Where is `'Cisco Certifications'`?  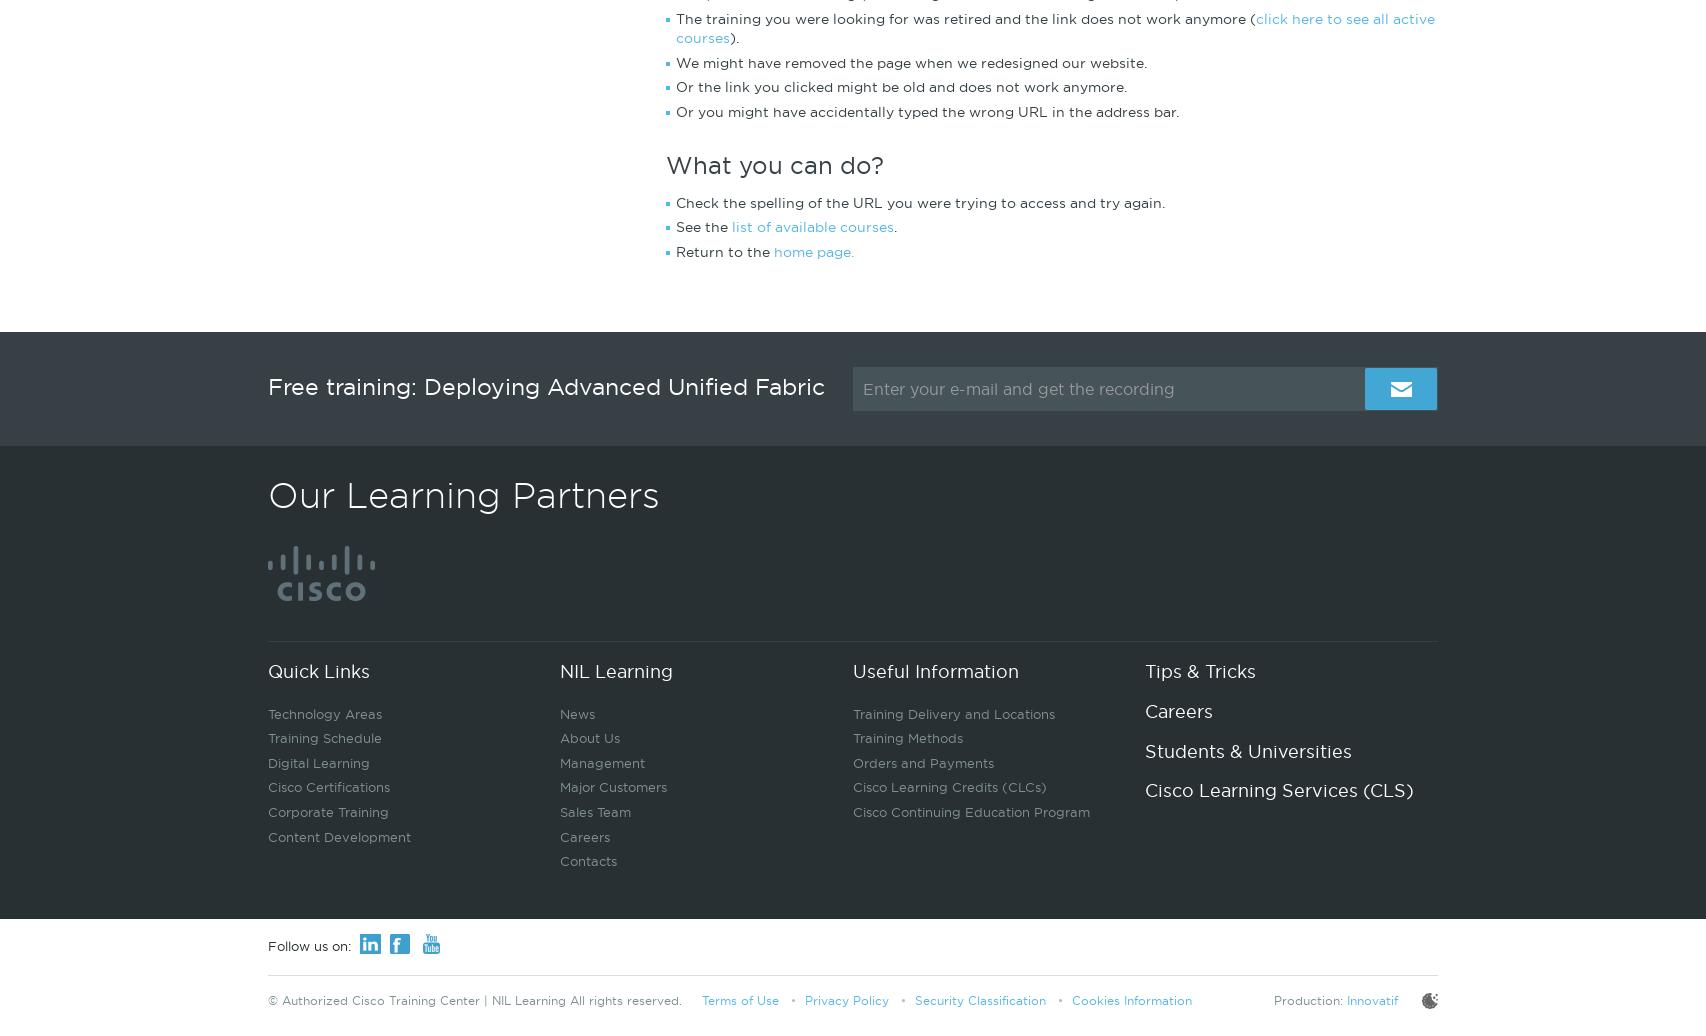 'Cisco Certifications' is located at coordinates (268, 787).